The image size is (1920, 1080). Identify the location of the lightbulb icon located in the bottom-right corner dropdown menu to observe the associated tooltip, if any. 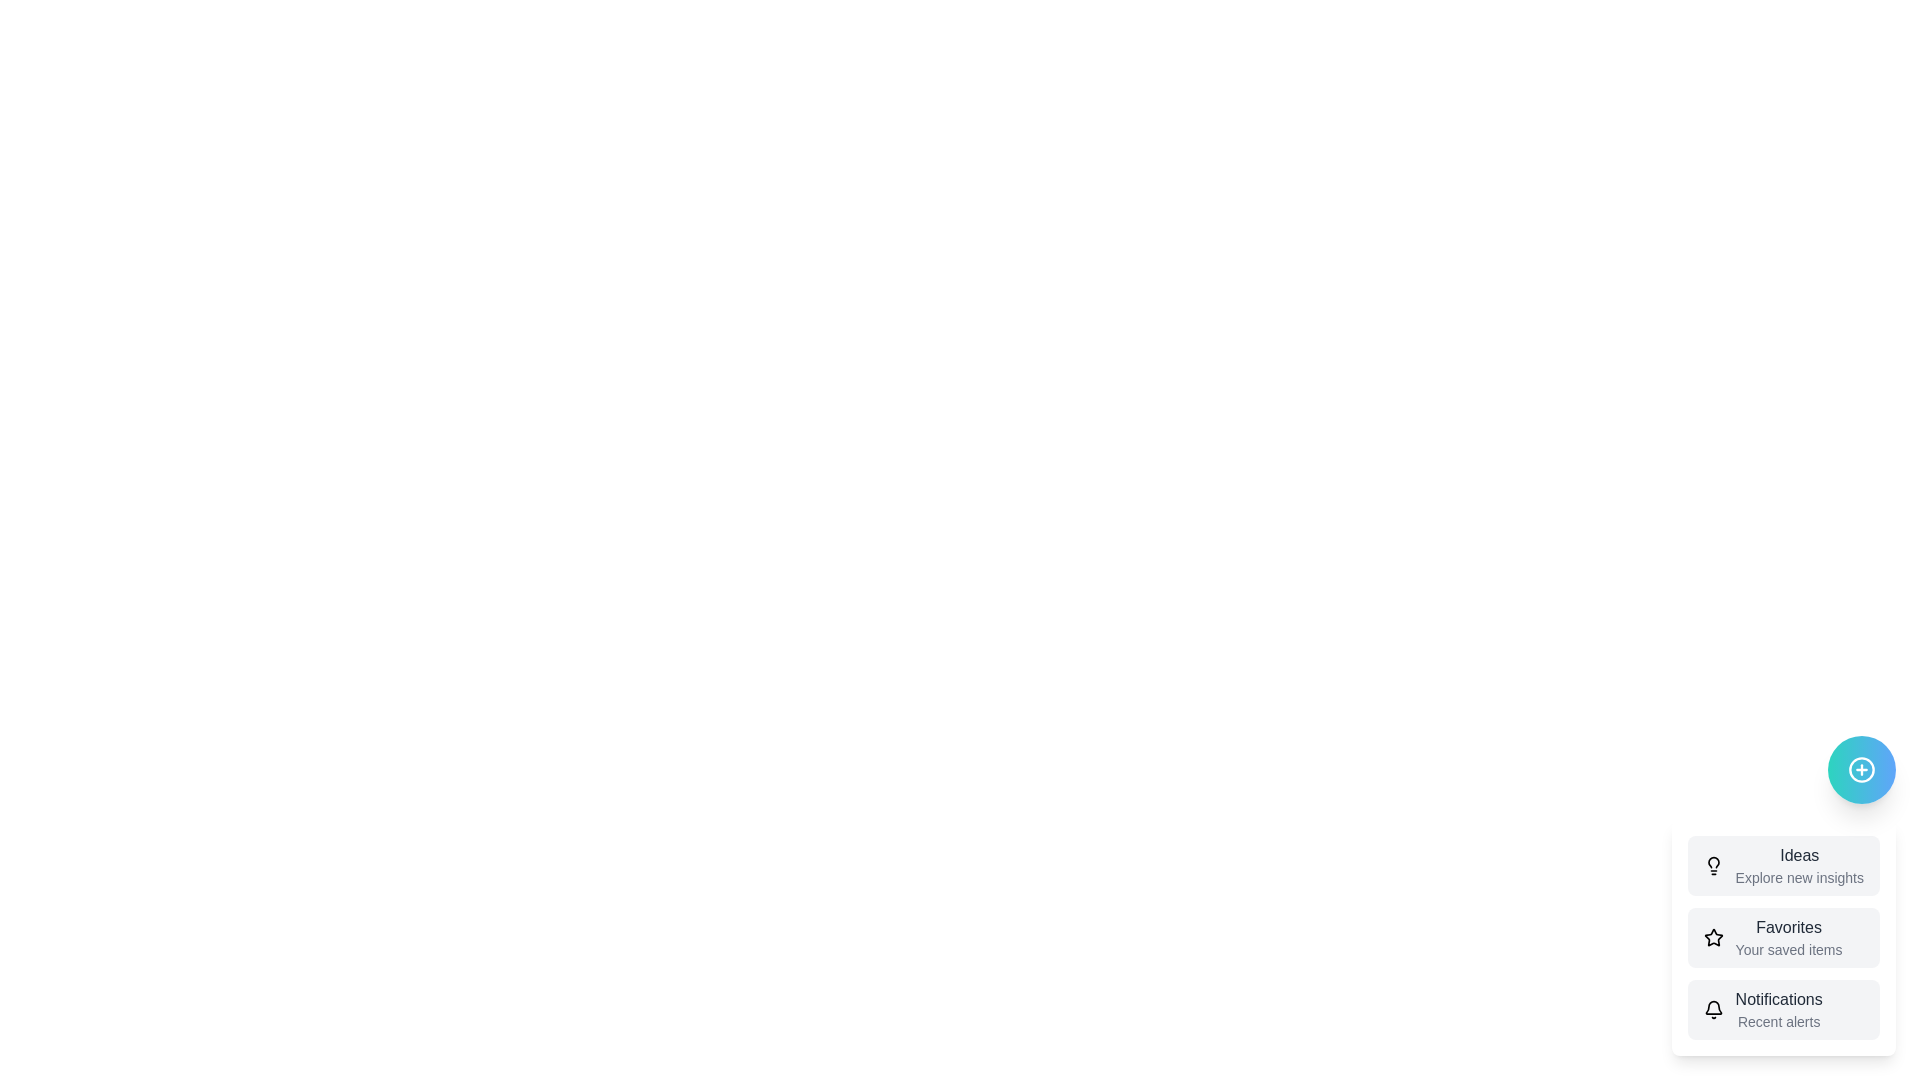
(1712, 861).